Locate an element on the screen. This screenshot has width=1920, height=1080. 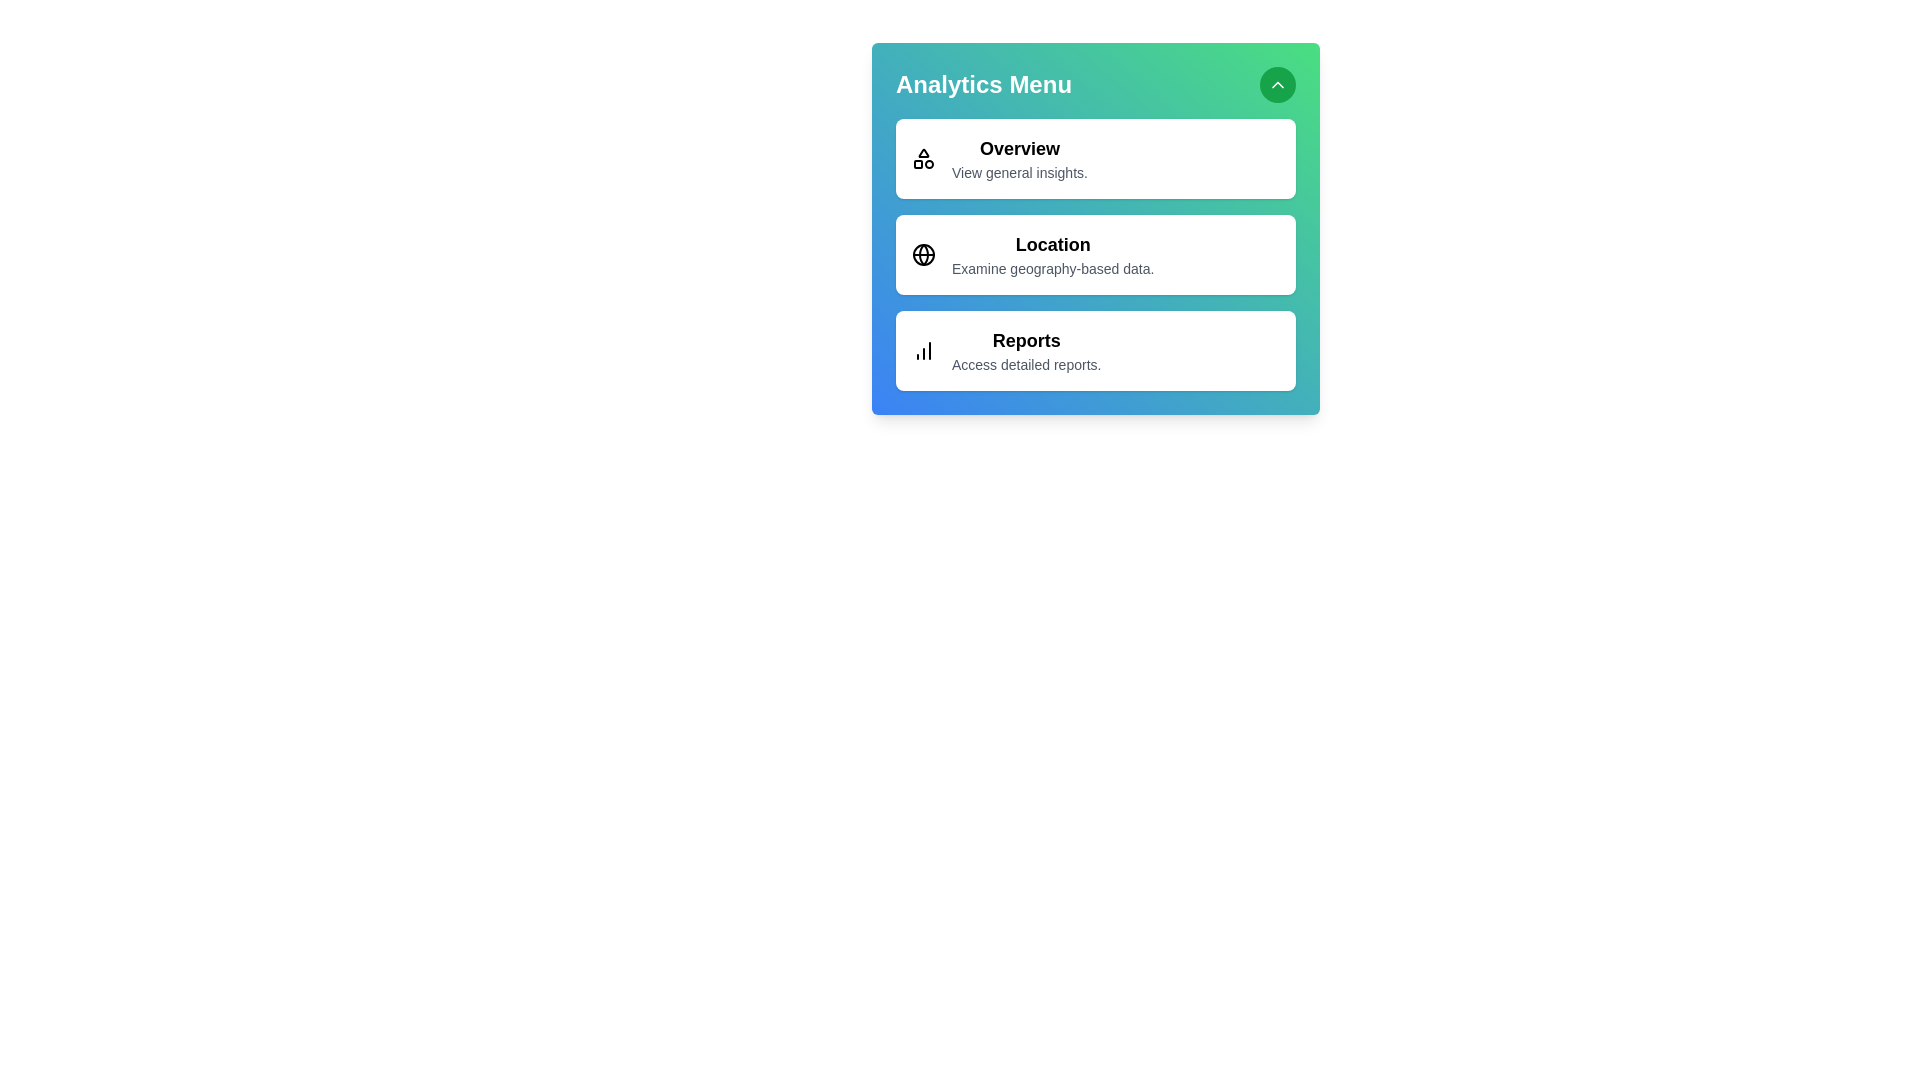
the menu item Overview to navigate to its associated section is located at coordinates (1094, 157).